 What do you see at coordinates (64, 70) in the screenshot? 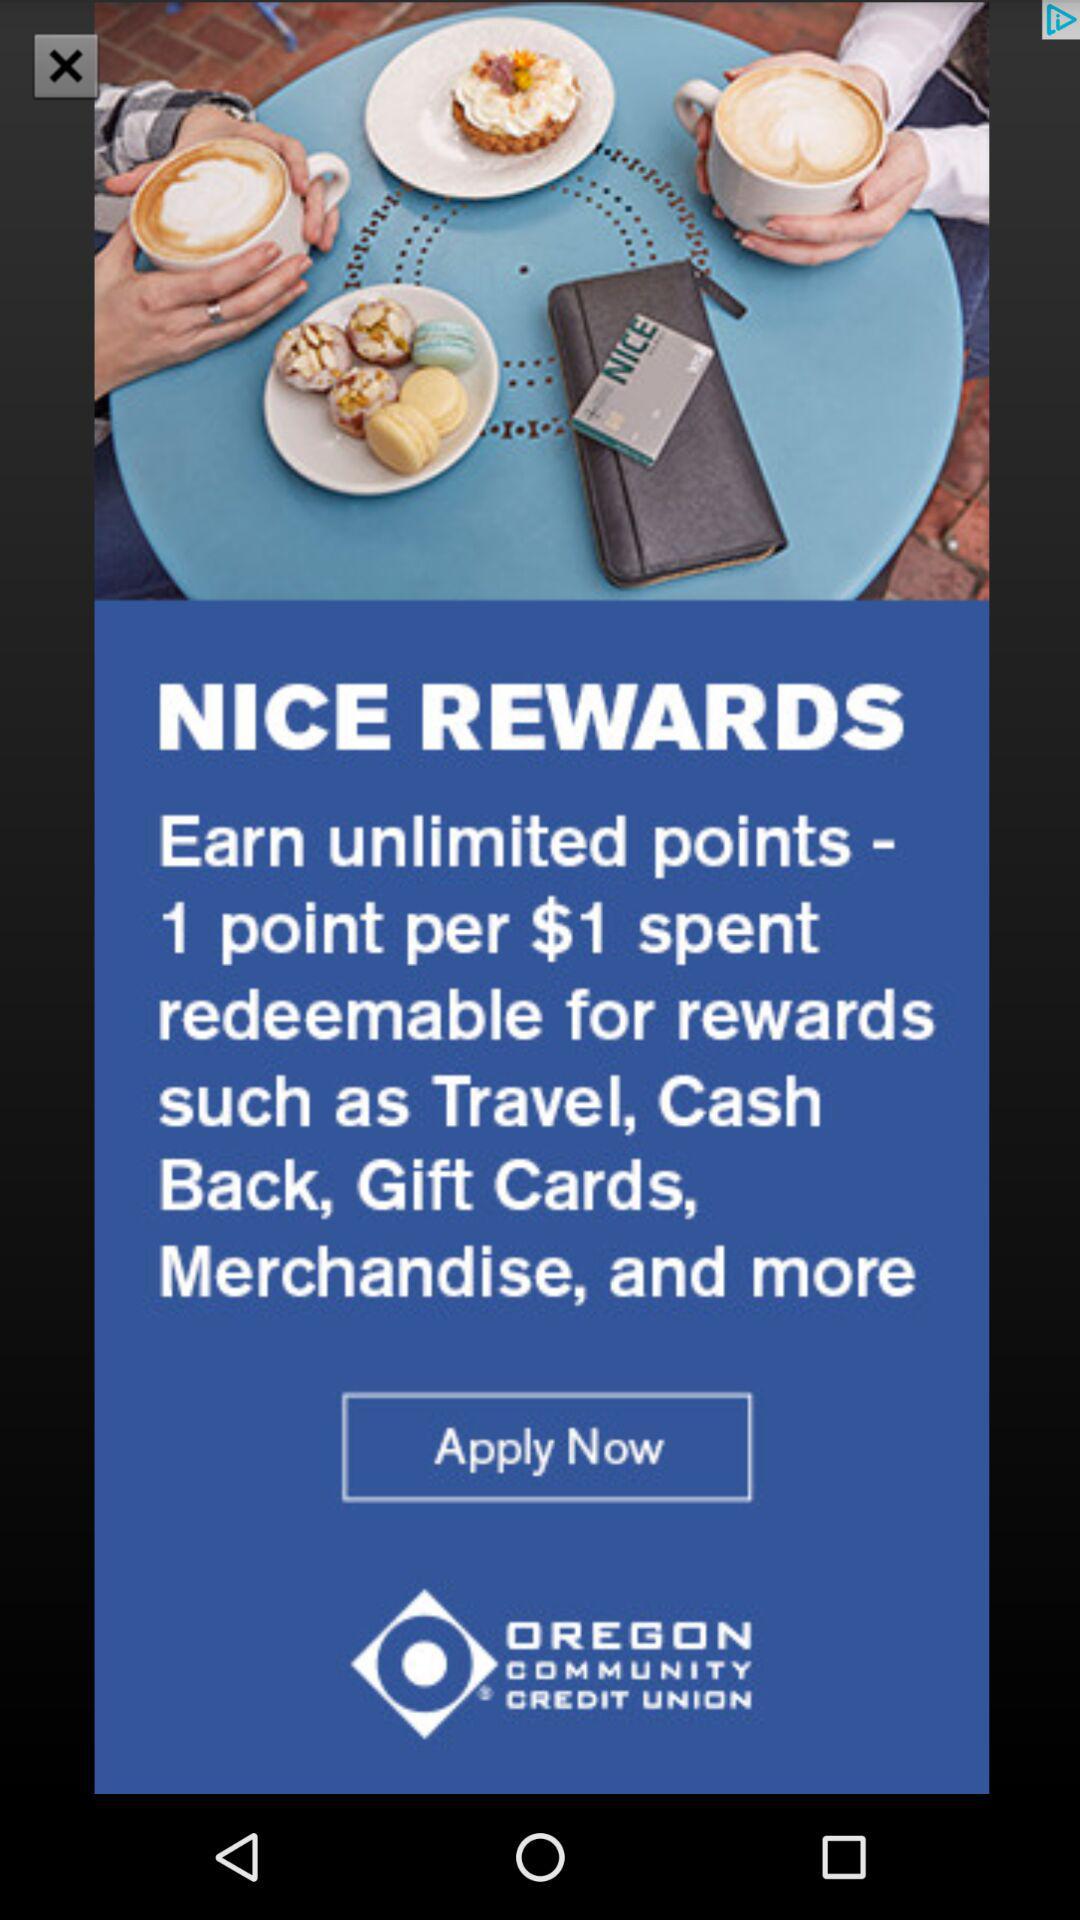
I see `the close icon` at bounding box center [64, 70].